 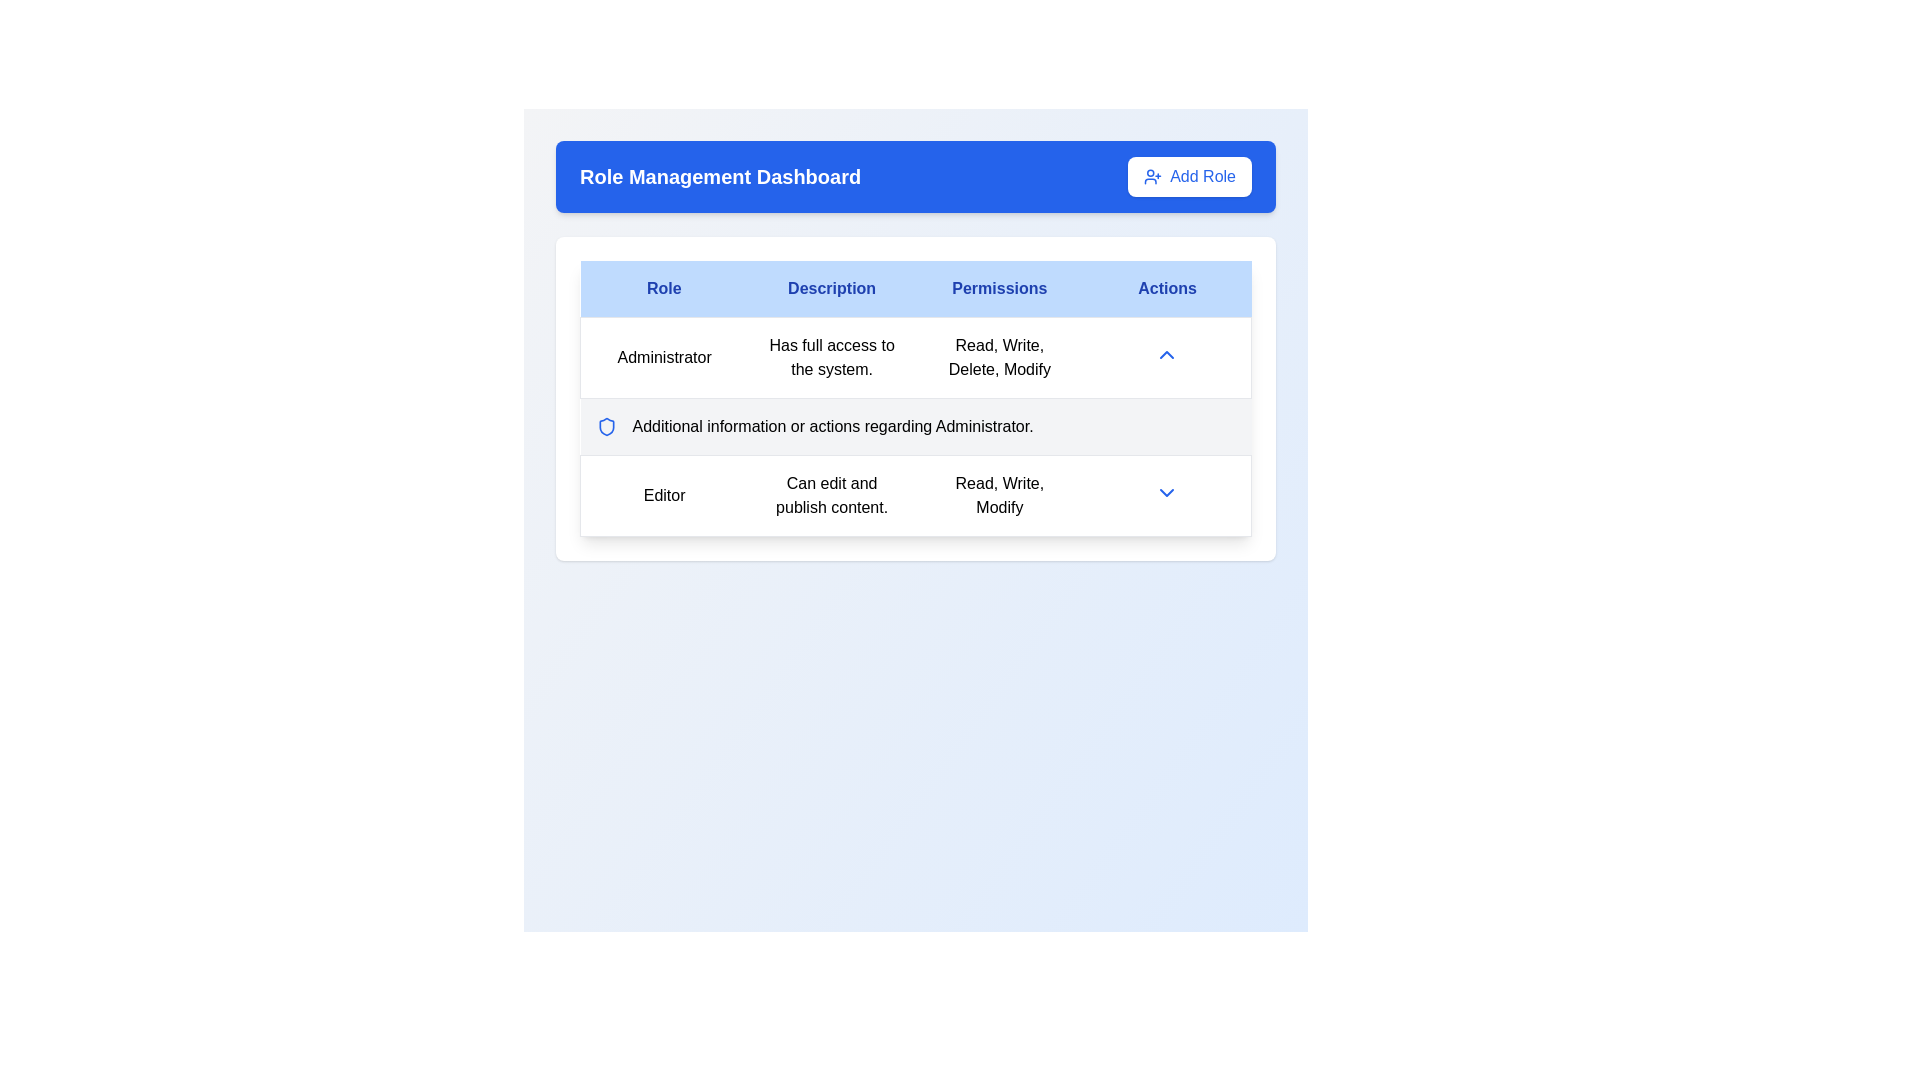 I want to click on the text label that describes the role 'Administrator' in the 'Role Management Dashboard', located in the second column of the first row of the data table, so click(x=832, y=357).